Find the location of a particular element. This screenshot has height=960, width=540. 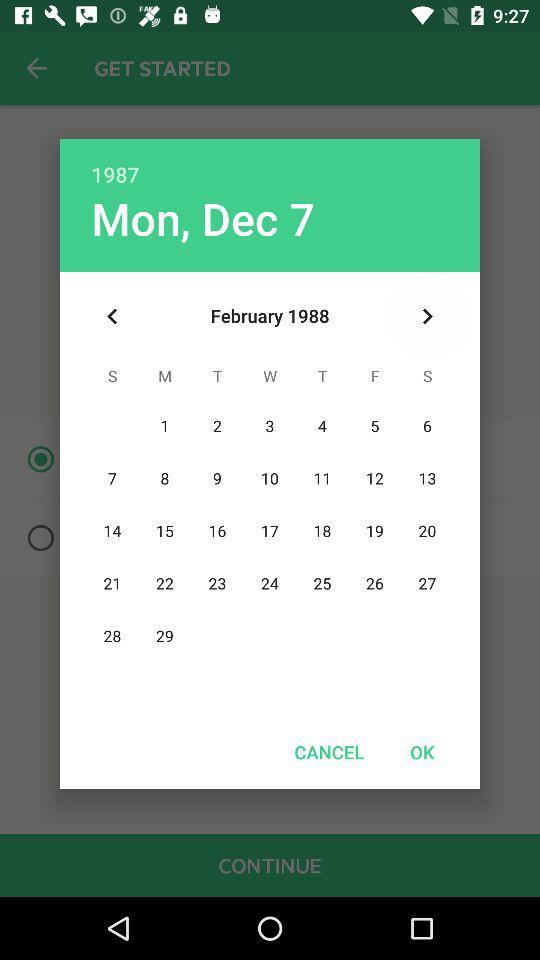

icon above ok icon is located at coordinates (426, 316).